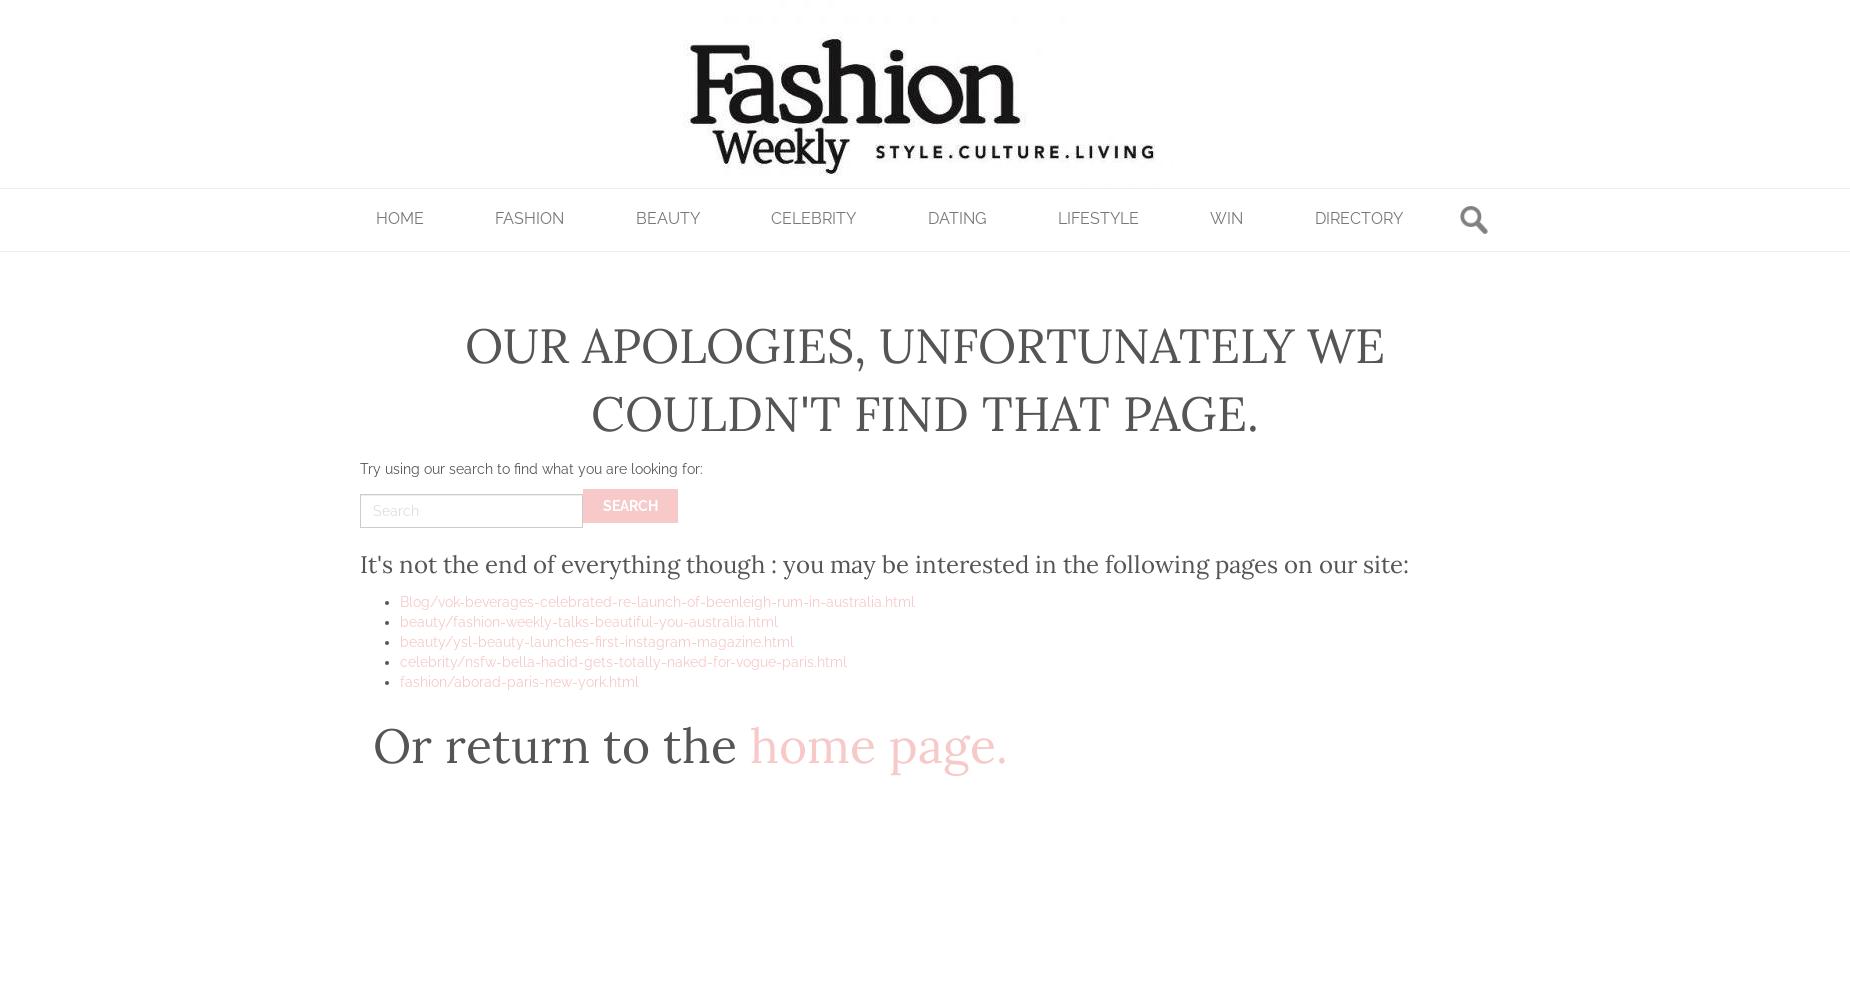 Image resolution: width=1850 pixels, height=1001 pixels. Describe the element at coordinates (878, 745) in the screenshot. I see `'home page.'` at that location.